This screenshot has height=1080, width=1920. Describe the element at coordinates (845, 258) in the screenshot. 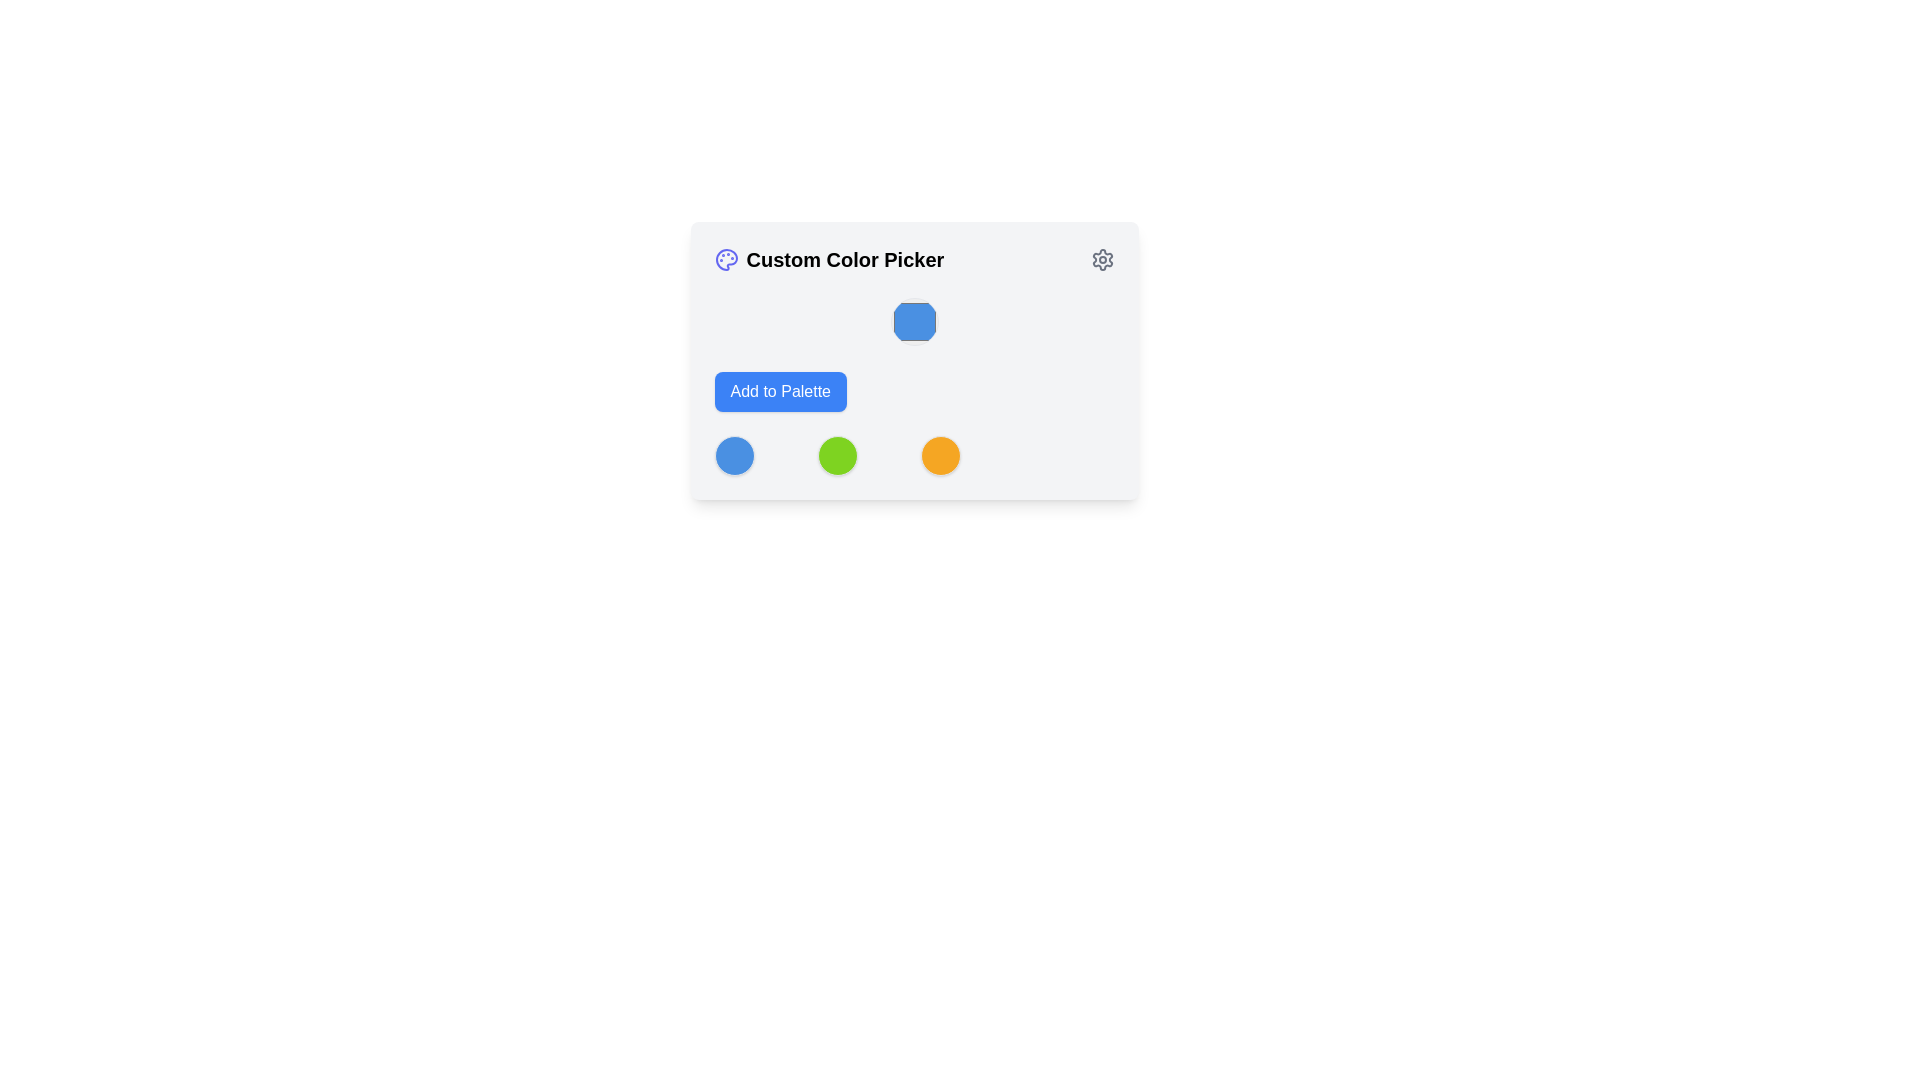

I see `text of the label that displays 'Custom Color Picker', which is styled in bold and positioned at the top of a white interface card` at that location.